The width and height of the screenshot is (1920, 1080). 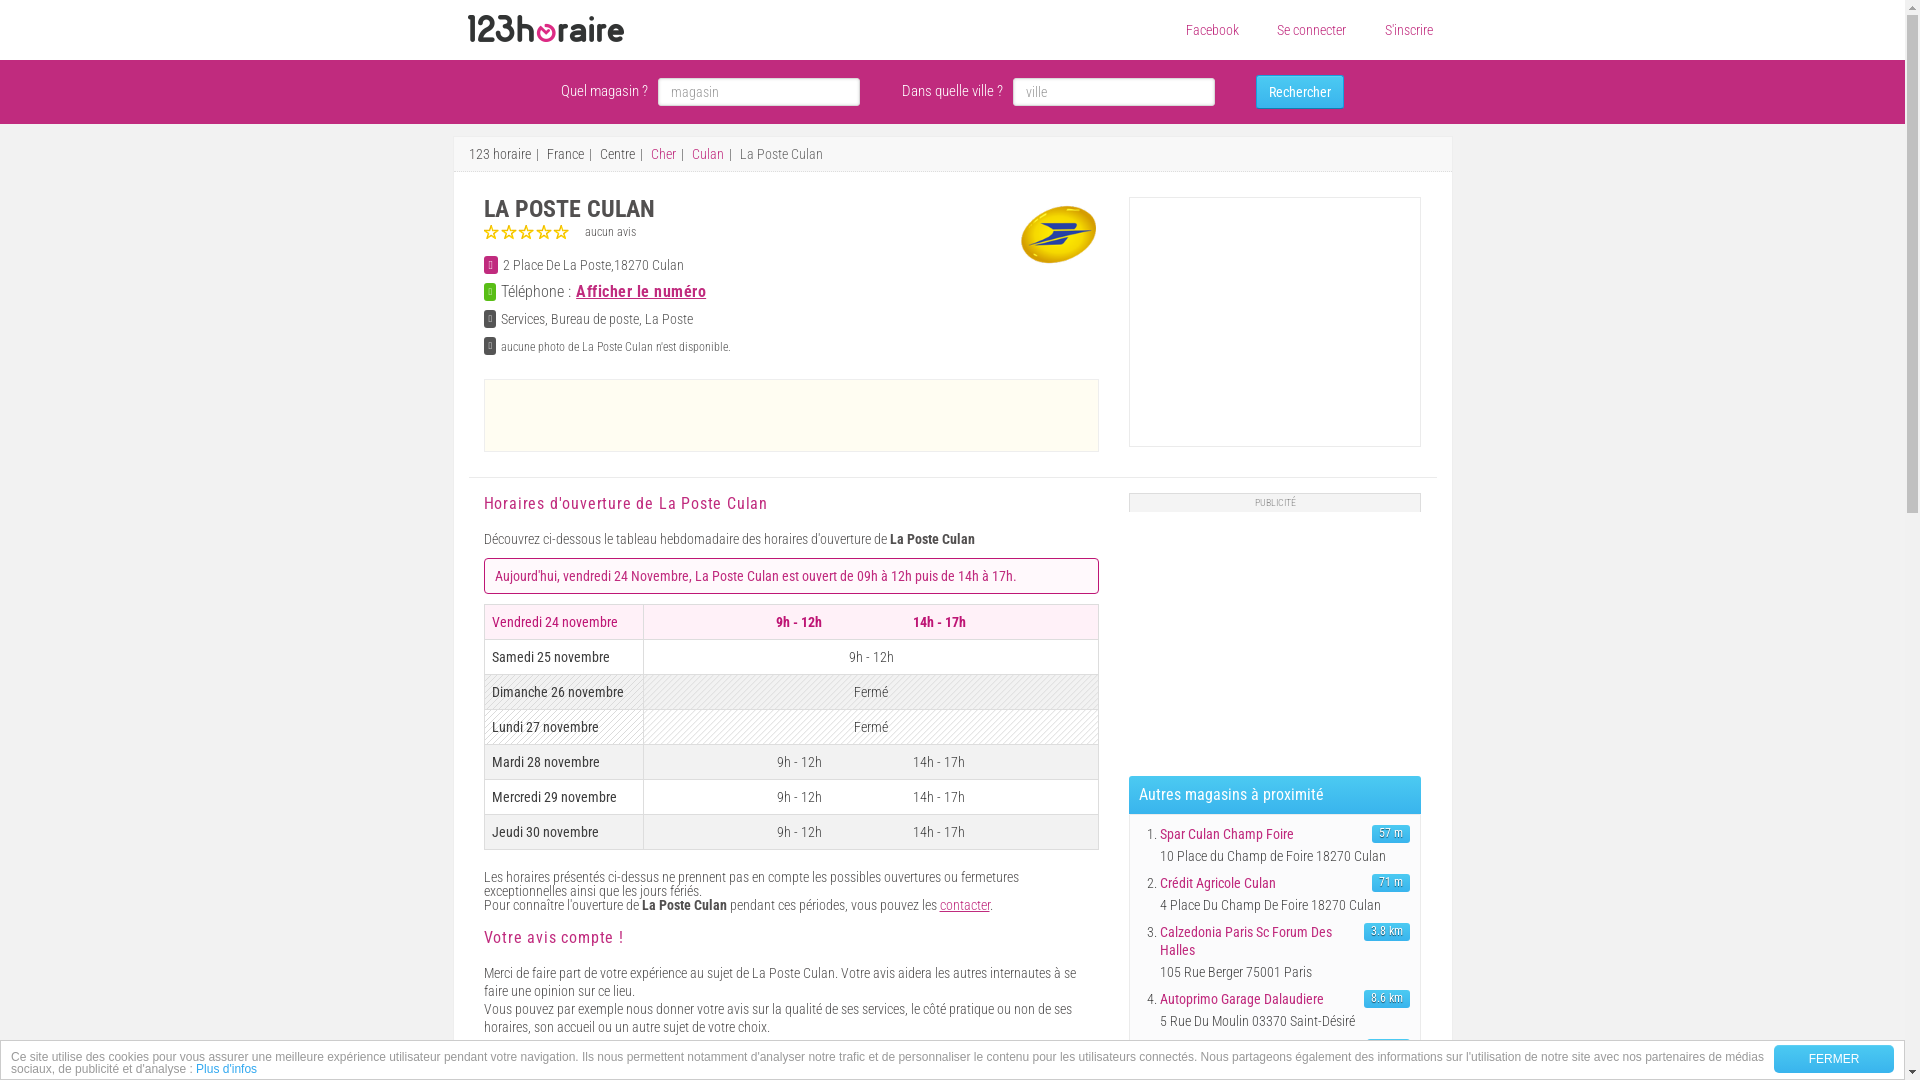 What do you see at coordinates (1259, 999) in the screenshot?
I see `'Autoprimo Garage Dalaudiere'` at bounding box center [1259, 999].